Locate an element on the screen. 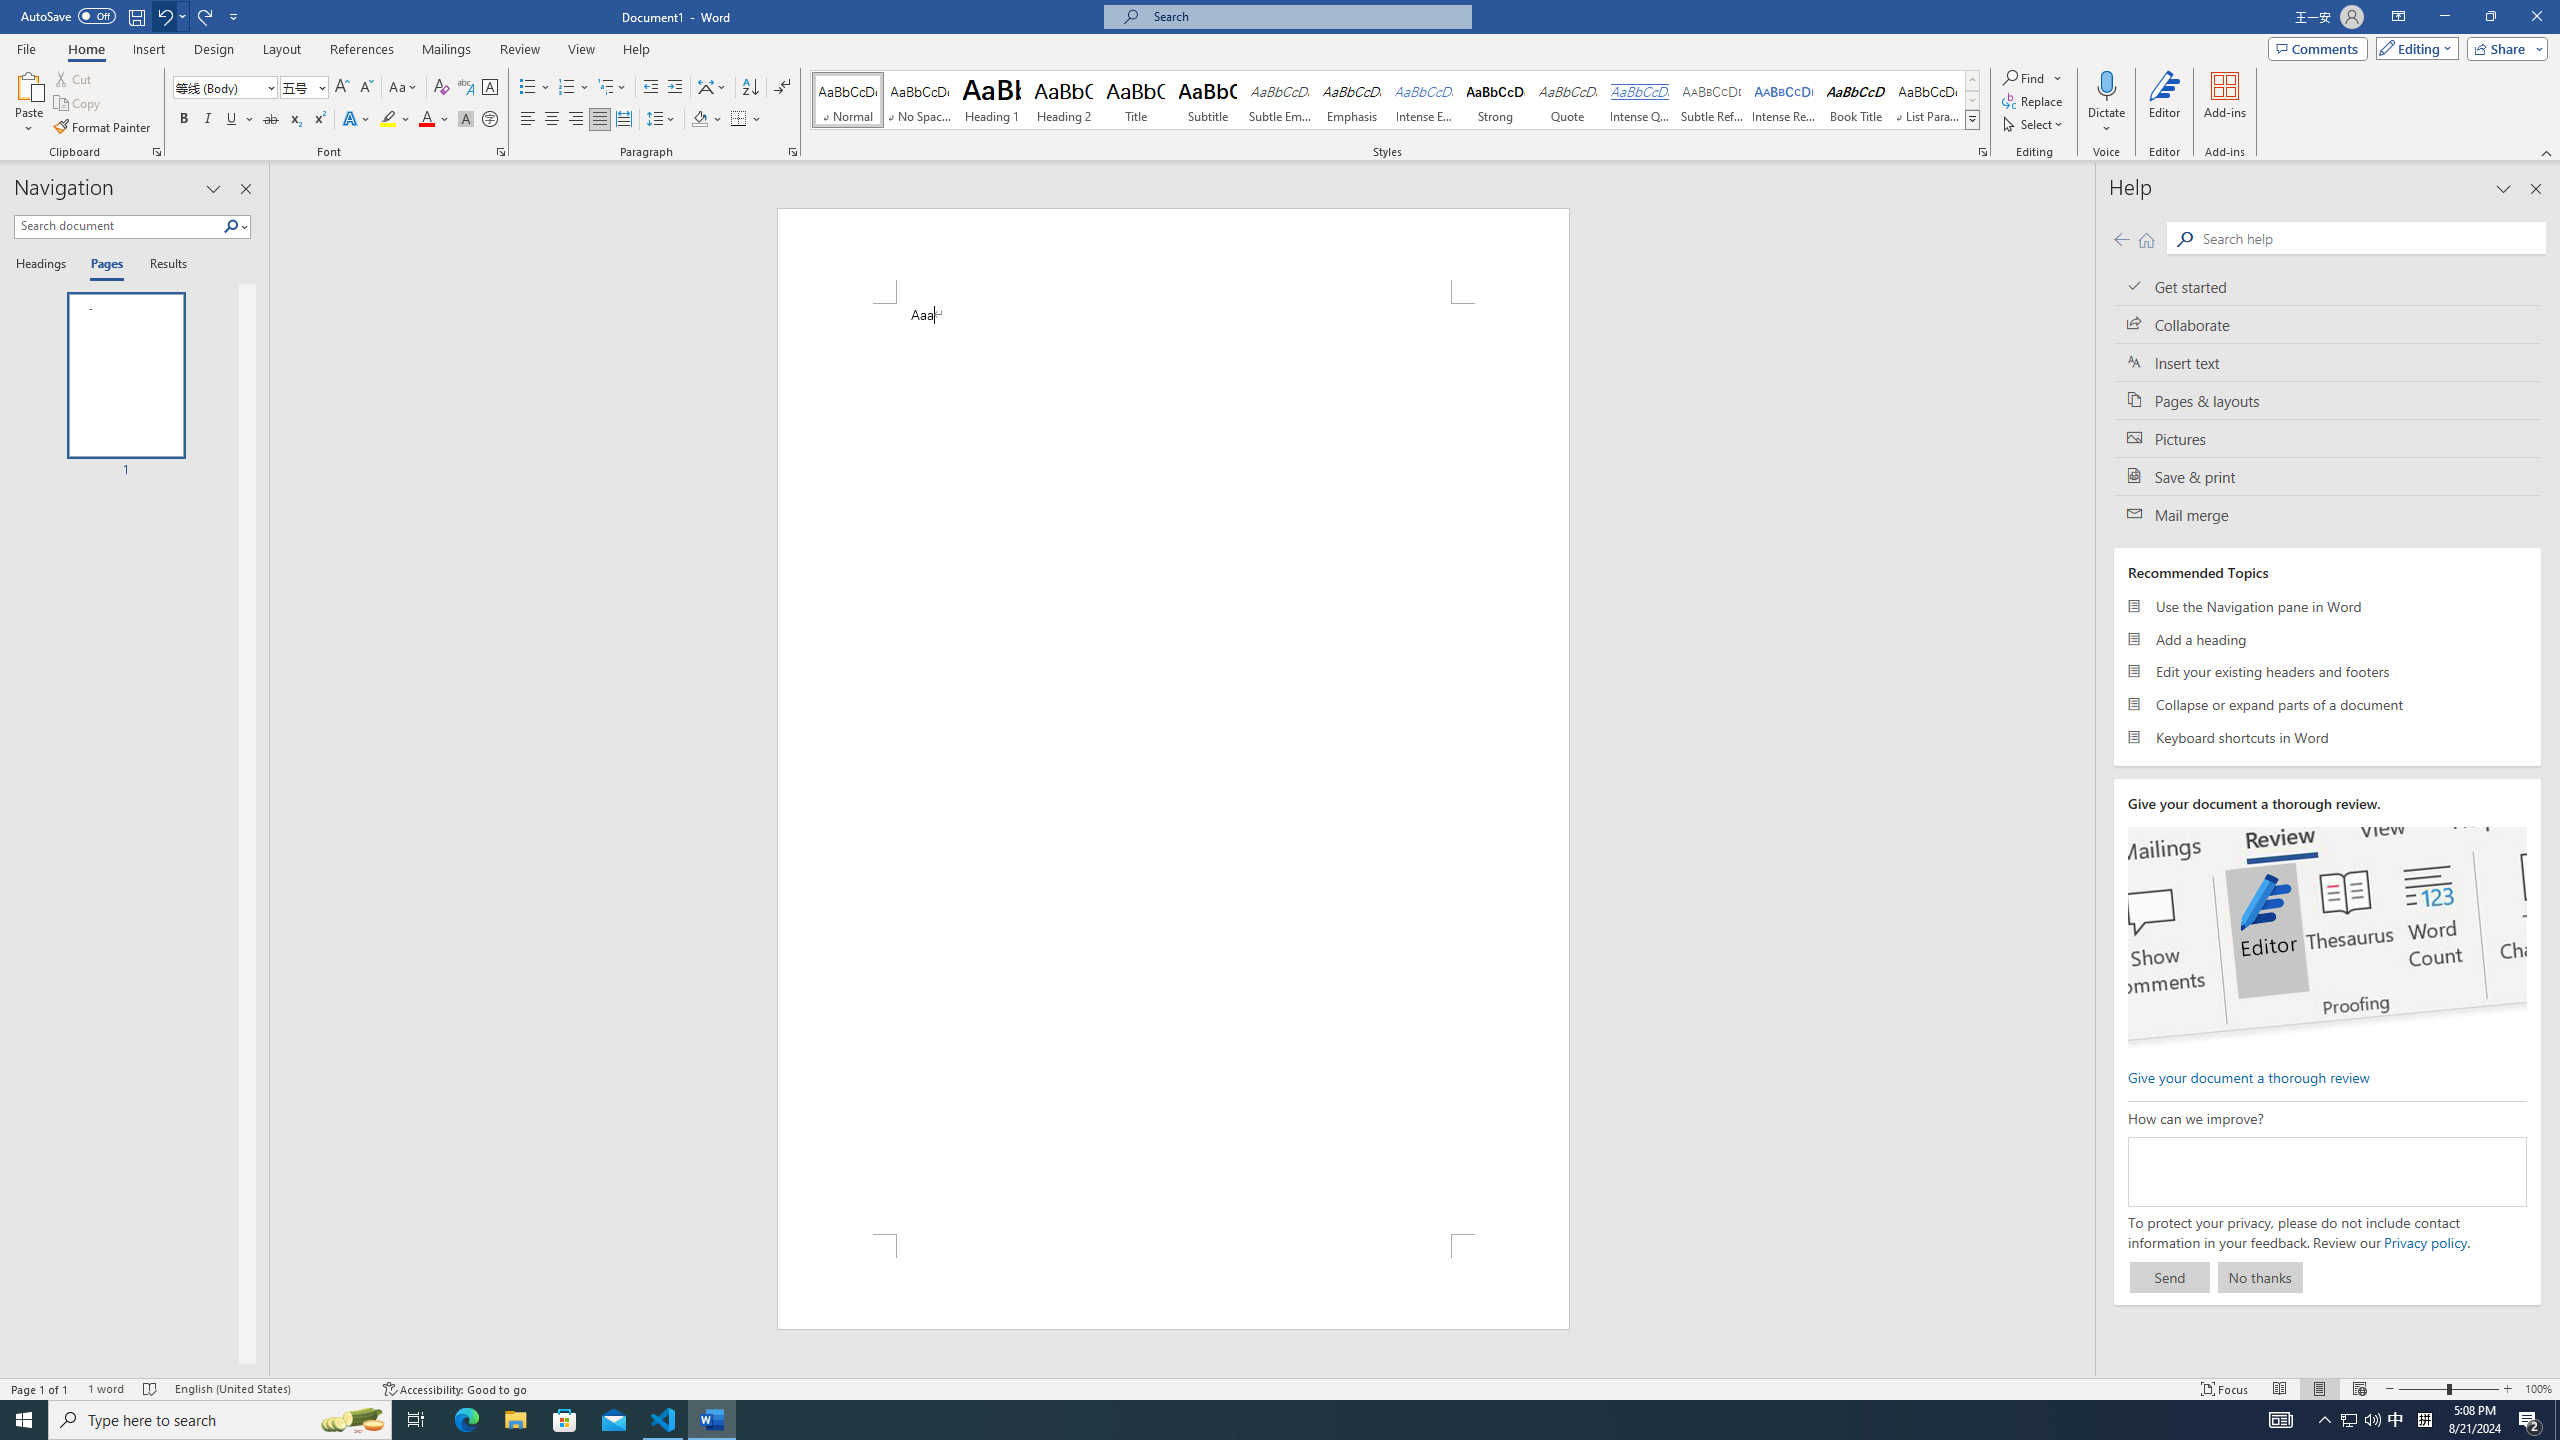 The image size is (2560, 1440). 'Privacy policy' is located at coordinates (2425, 1241).